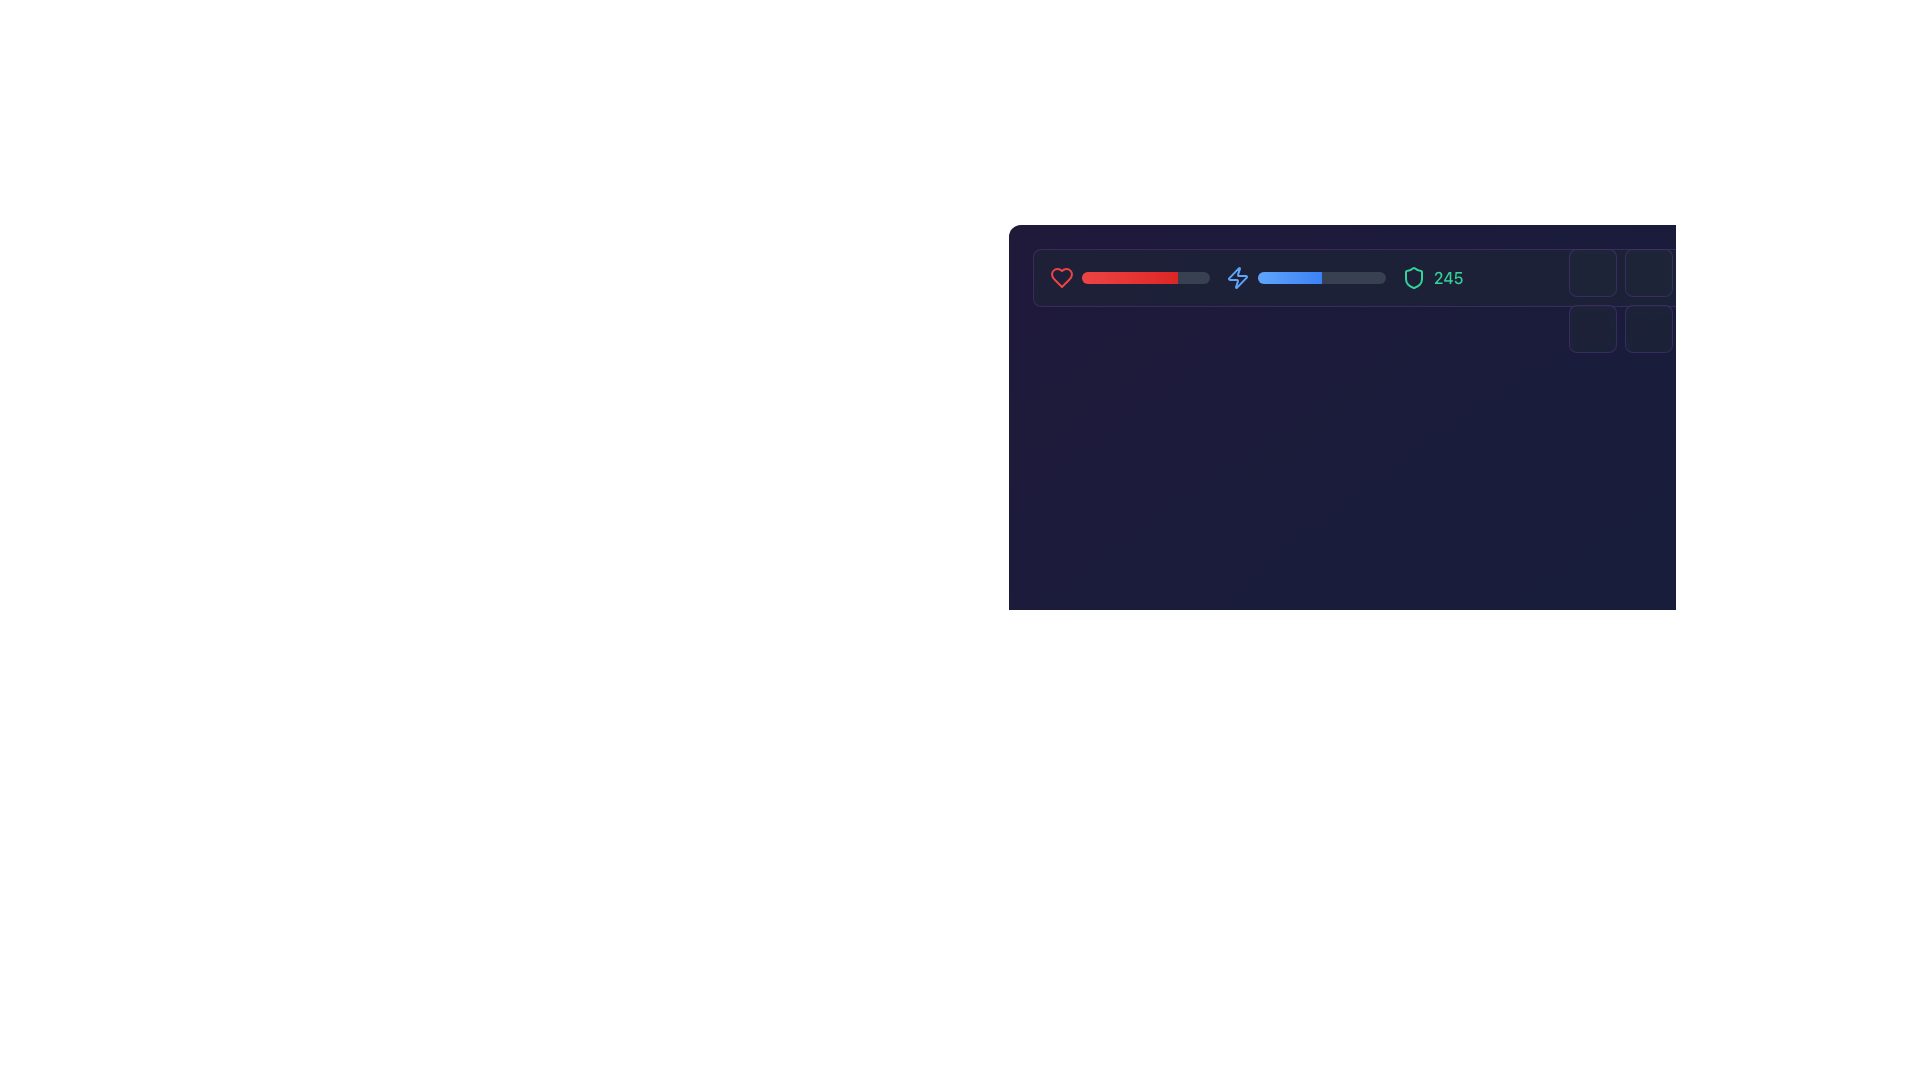  I want to click on the square button with rounded corners located in the upper-right corner of the interface, so click(1592, 273).